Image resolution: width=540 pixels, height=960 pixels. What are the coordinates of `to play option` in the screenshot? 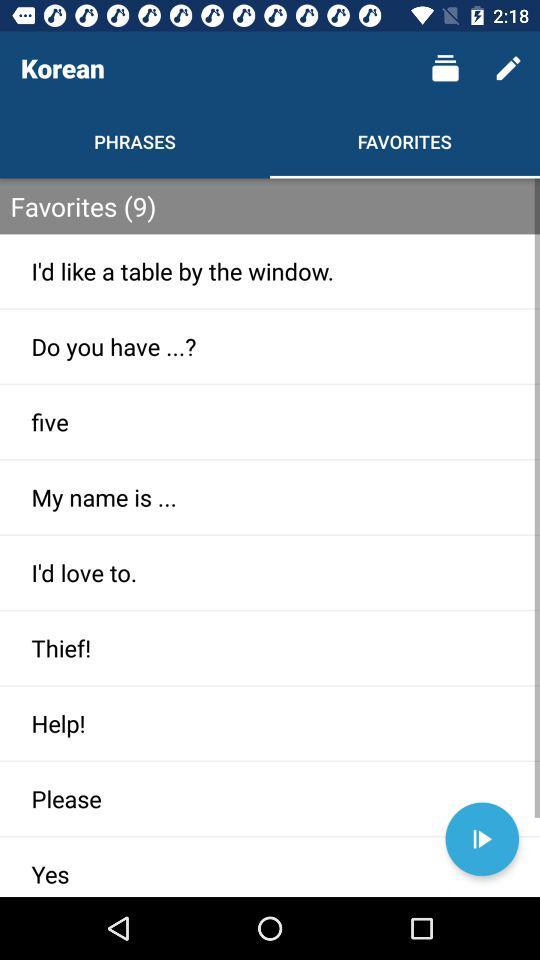 It's located at (481, 839).